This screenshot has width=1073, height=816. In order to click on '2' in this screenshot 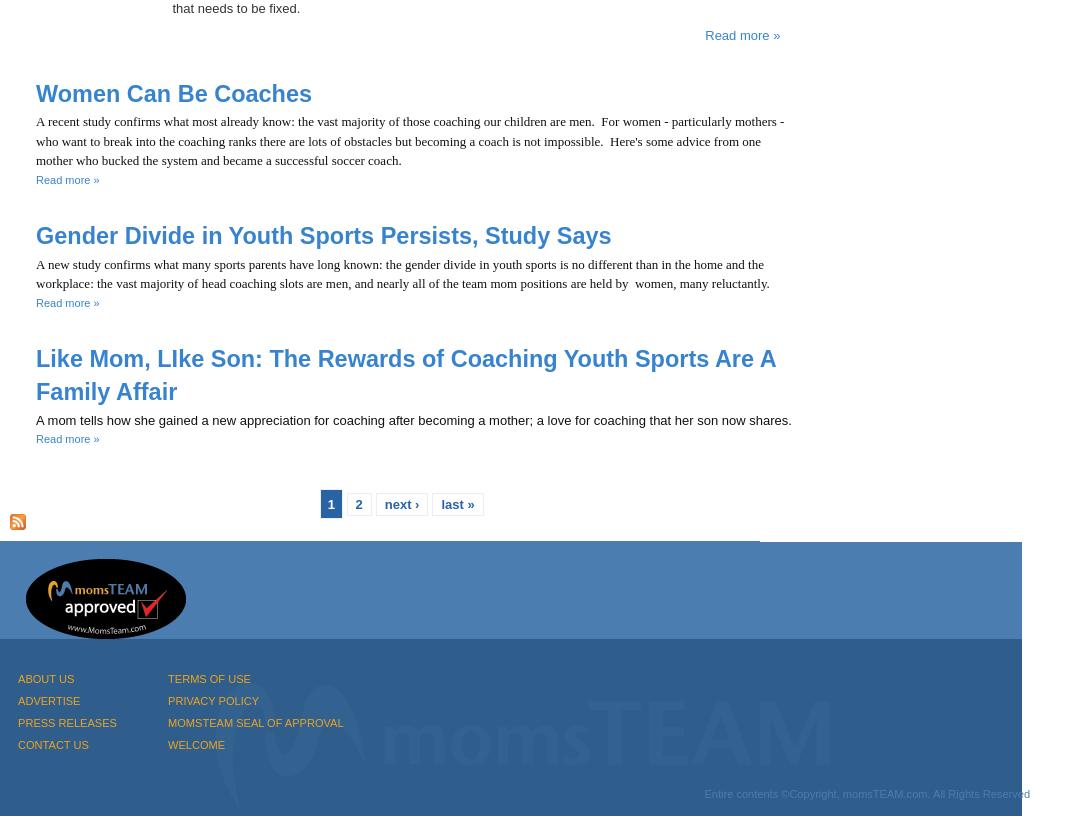, I will do `click(357, 502)`.